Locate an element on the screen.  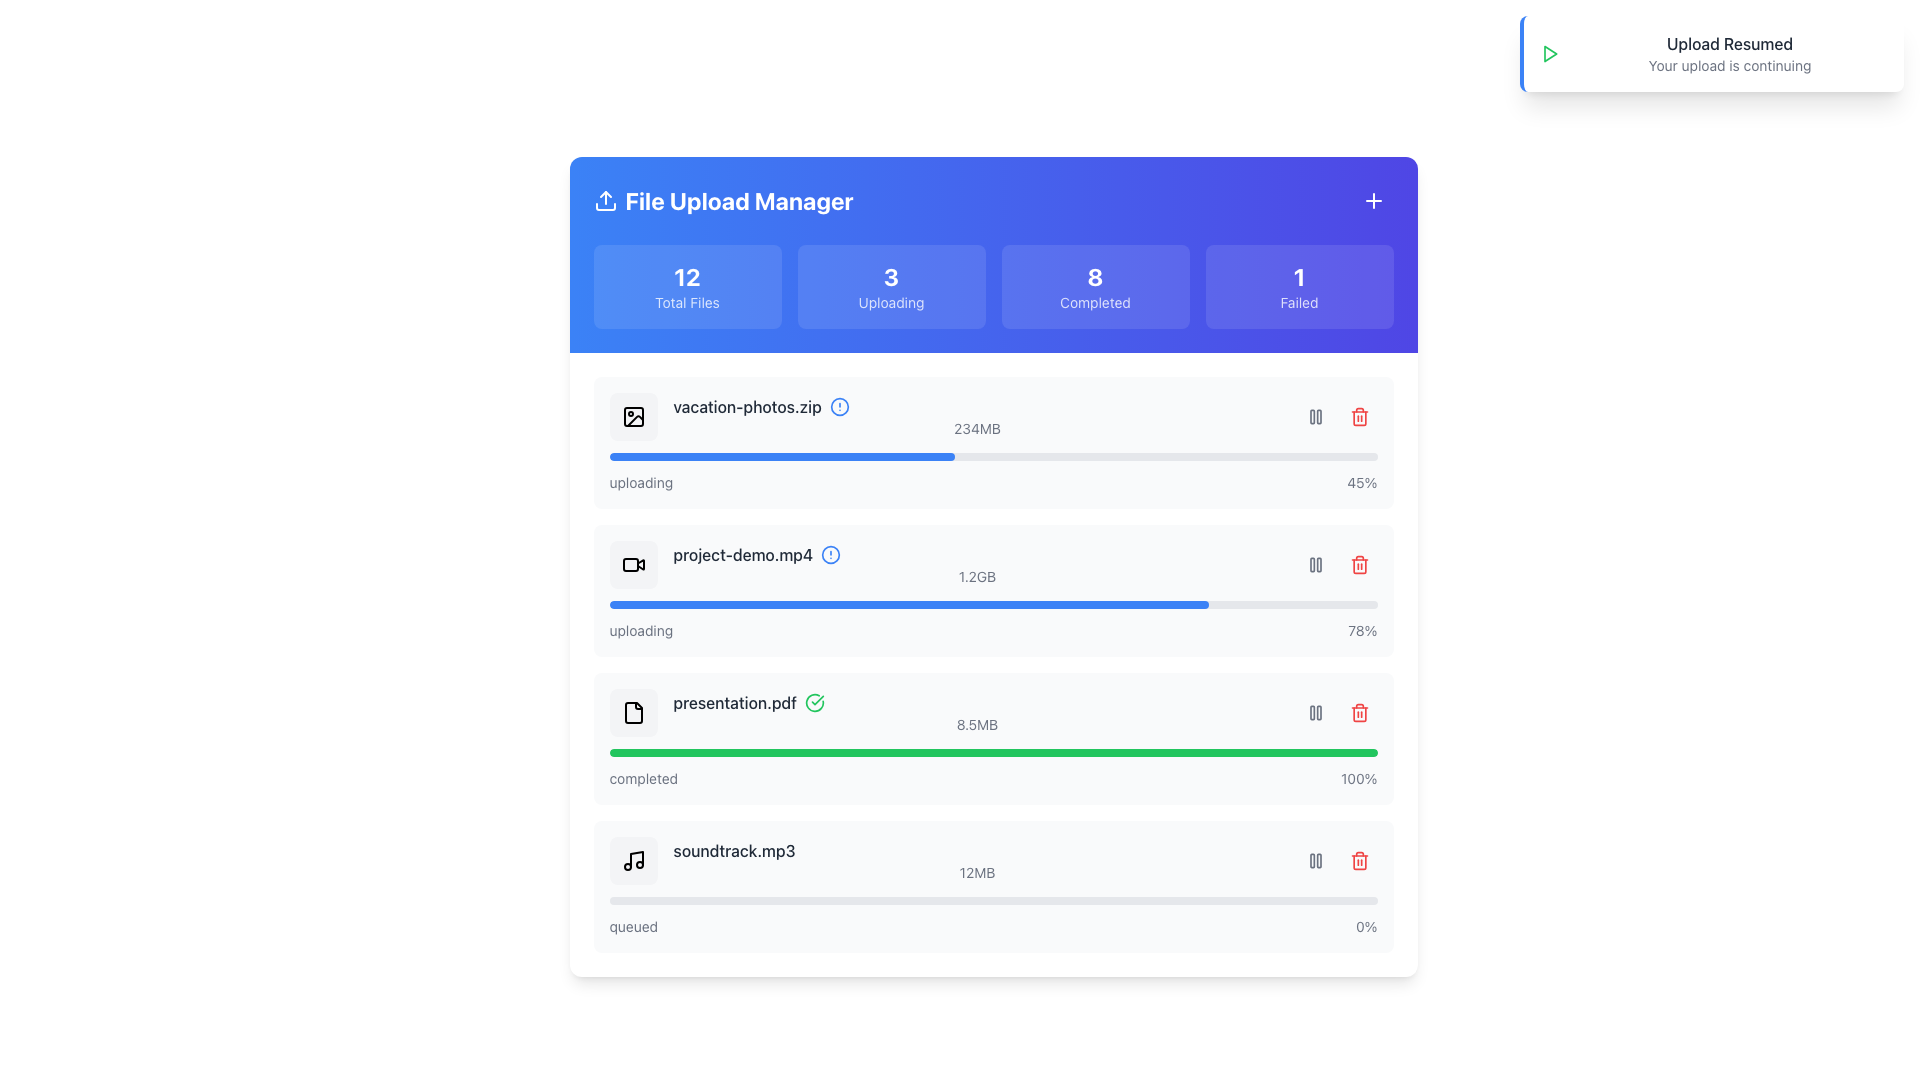
the informational card displaying the number of failed file uploads, which is the last item in the grid layout of the file upload manager interface is located at coordinates (1299, 286).